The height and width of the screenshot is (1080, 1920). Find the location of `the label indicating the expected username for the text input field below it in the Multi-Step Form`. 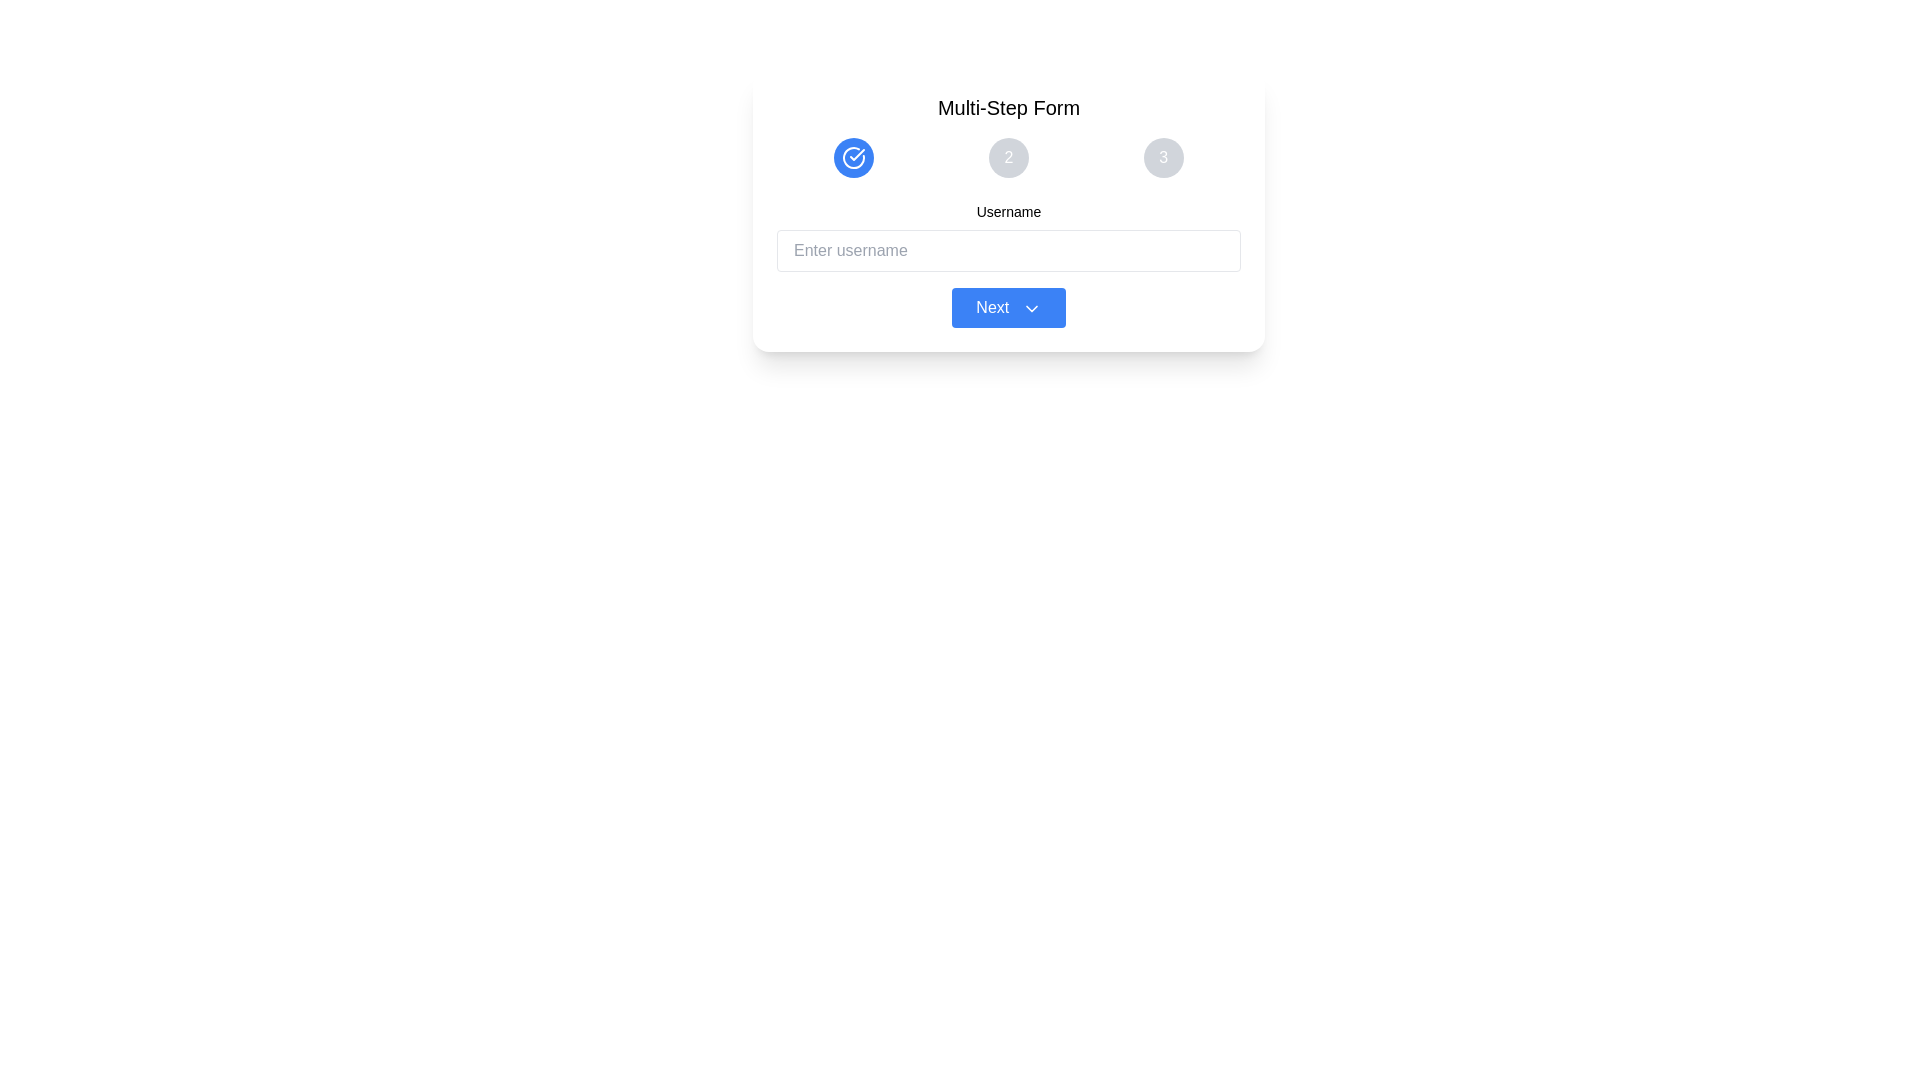

the label indicating the expected username for the text input field below it in the Multi-Step Form is located at coordinates (1008, 212).